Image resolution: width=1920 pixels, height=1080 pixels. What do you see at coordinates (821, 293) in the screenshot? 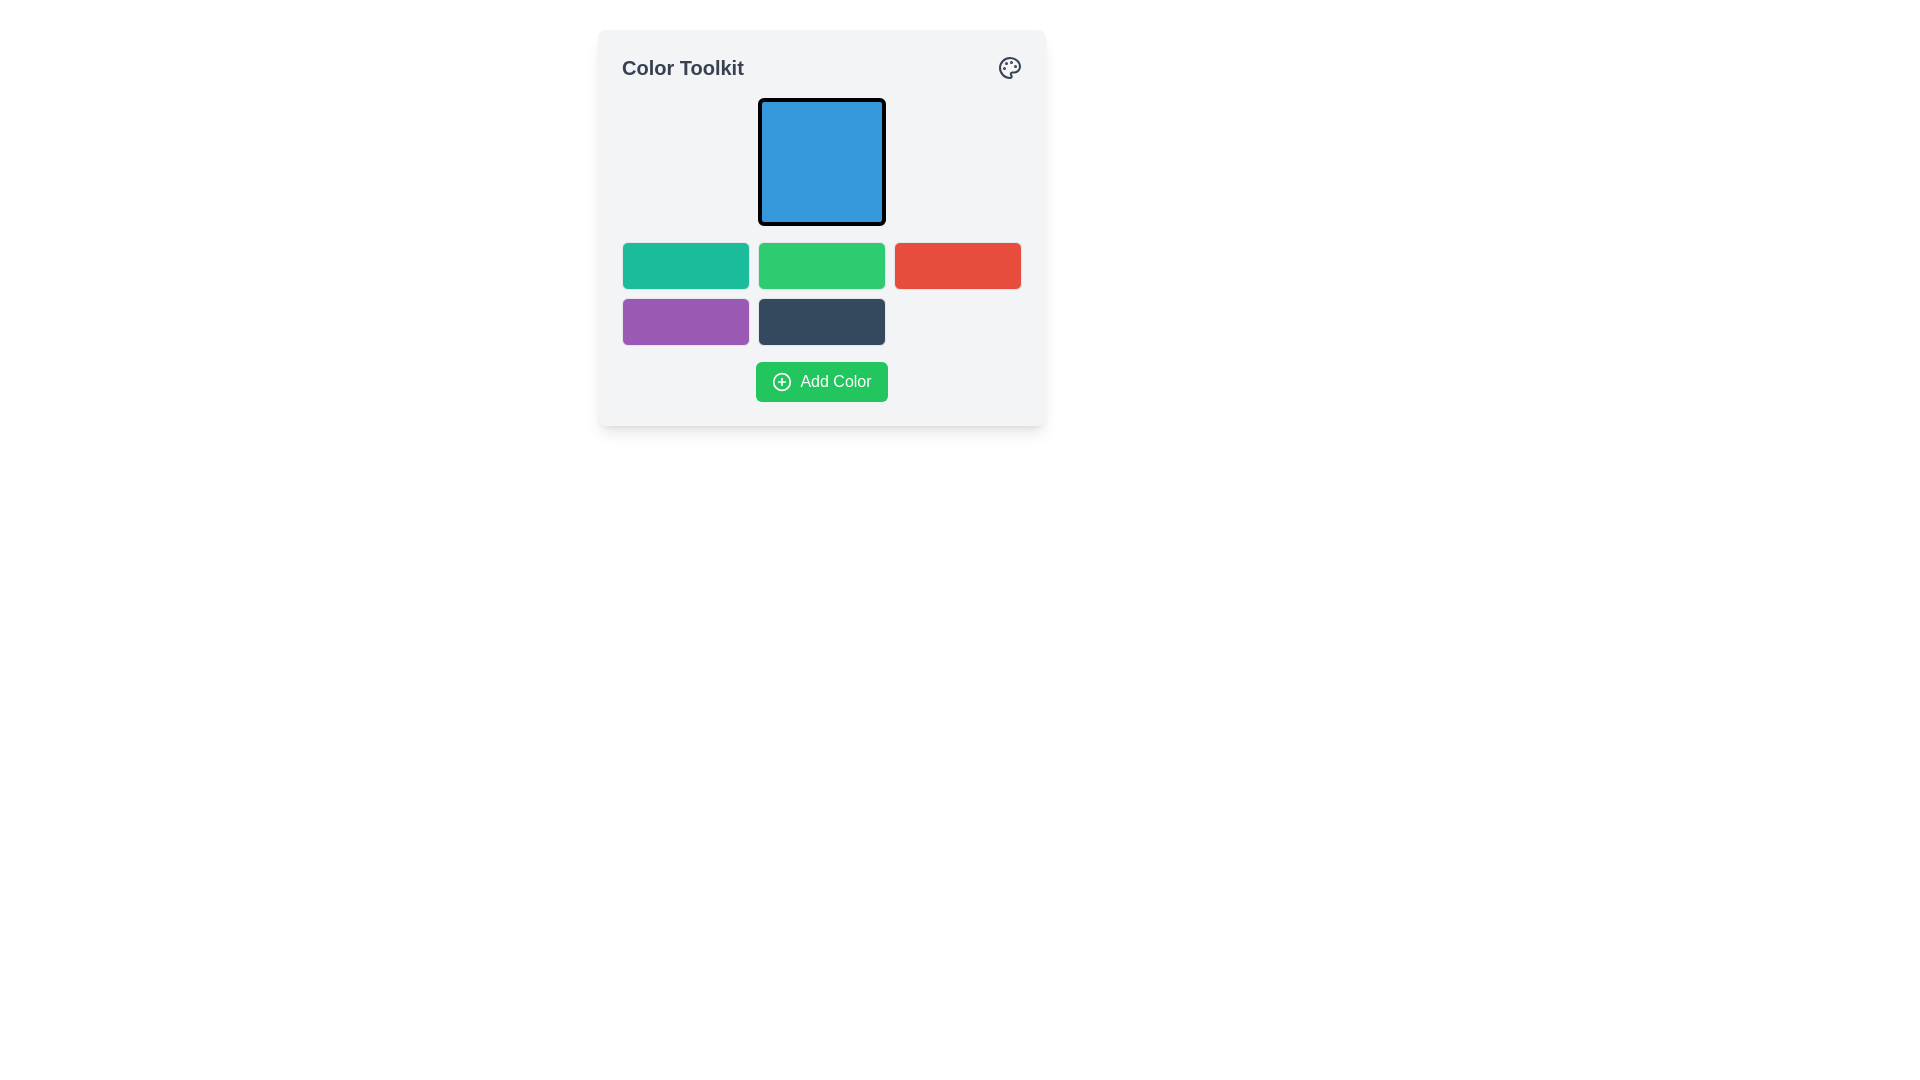
I see `the specific block in the Color Toolkit grid layout` at bounding box center [821, 293].